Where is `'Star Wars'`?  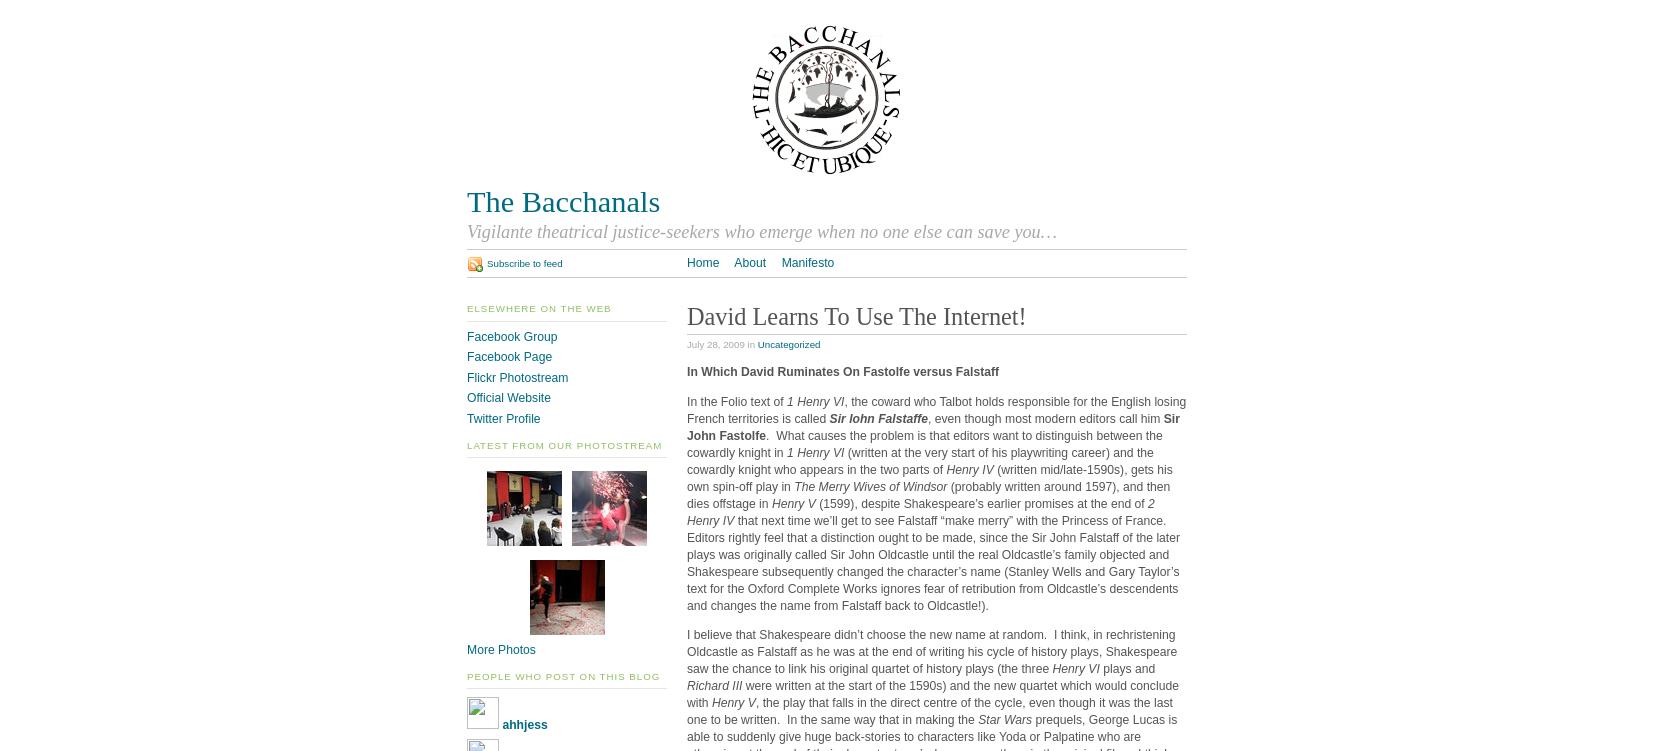 'Star Wars' is located at coordinates (977, 718).